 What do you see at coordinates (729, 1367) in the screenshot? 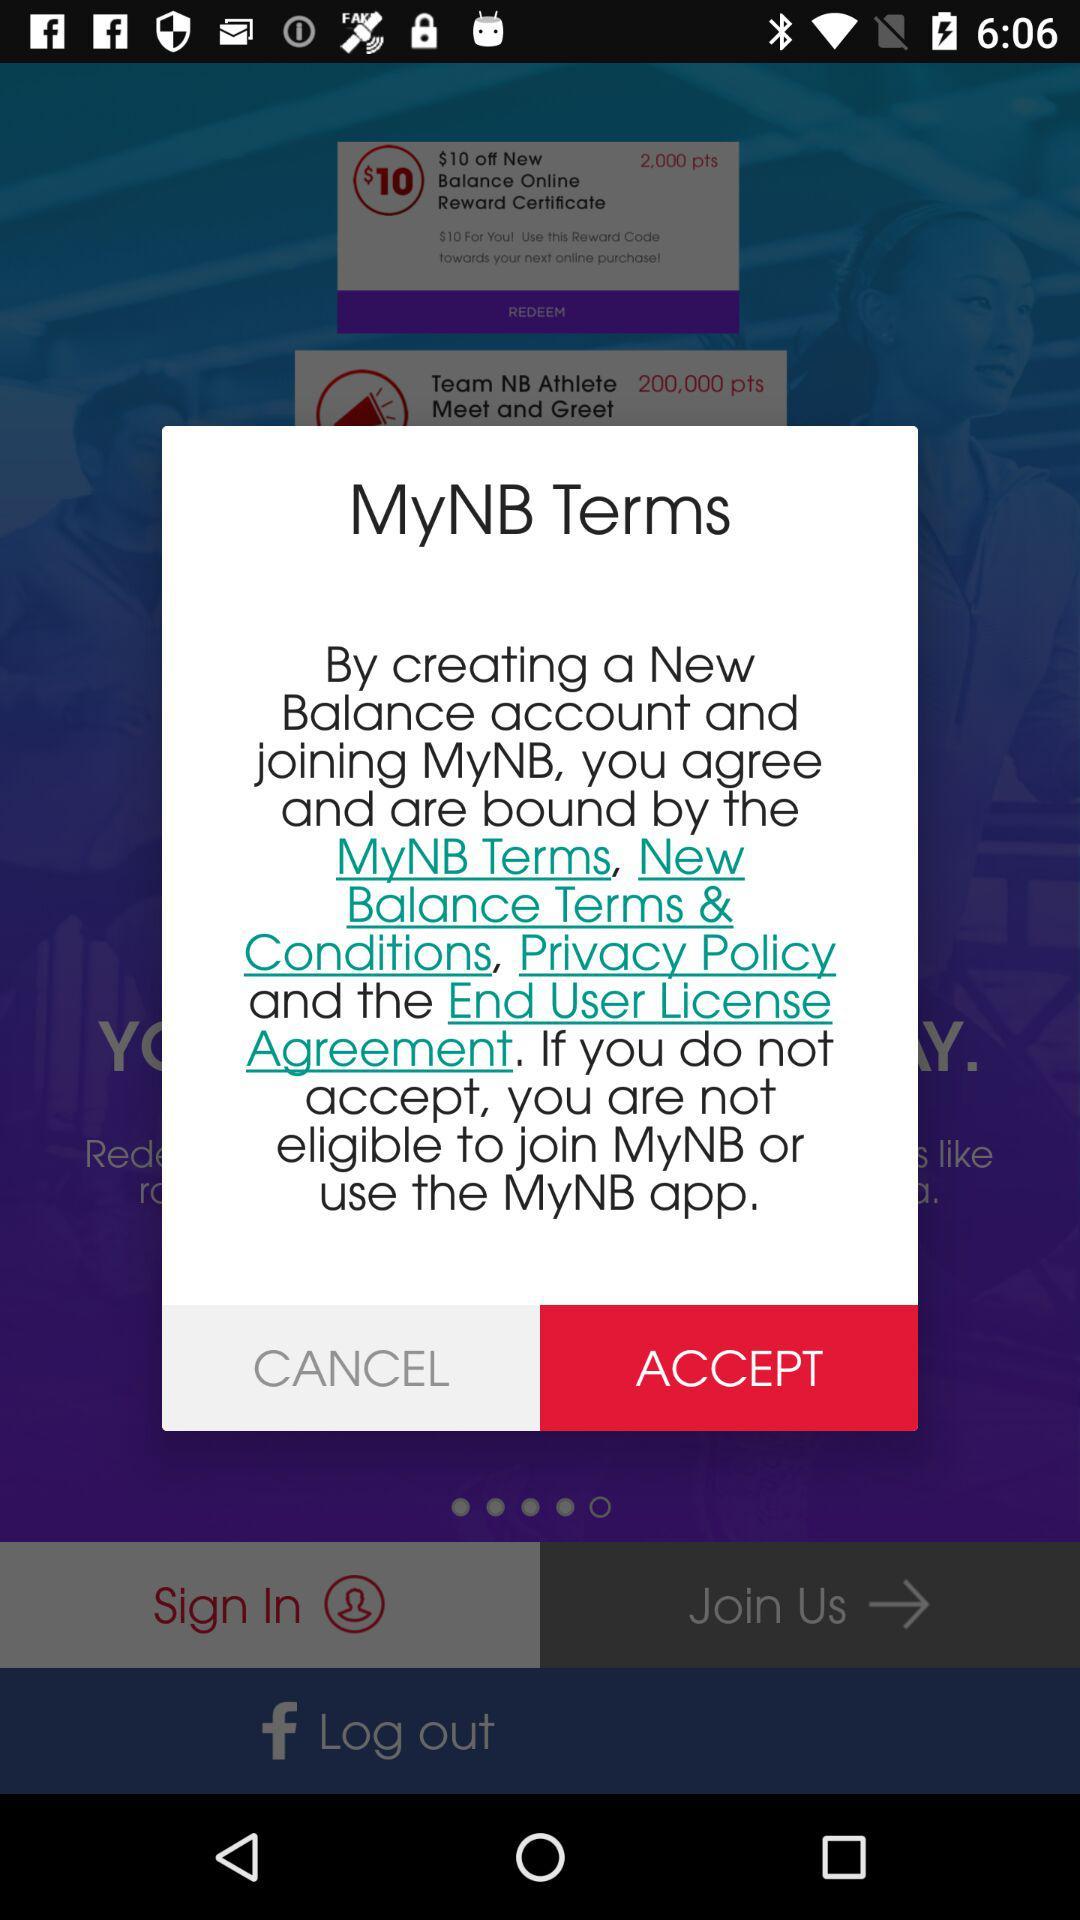
I see `the item to the right of cancel item` at bounding box center [729, 1367].